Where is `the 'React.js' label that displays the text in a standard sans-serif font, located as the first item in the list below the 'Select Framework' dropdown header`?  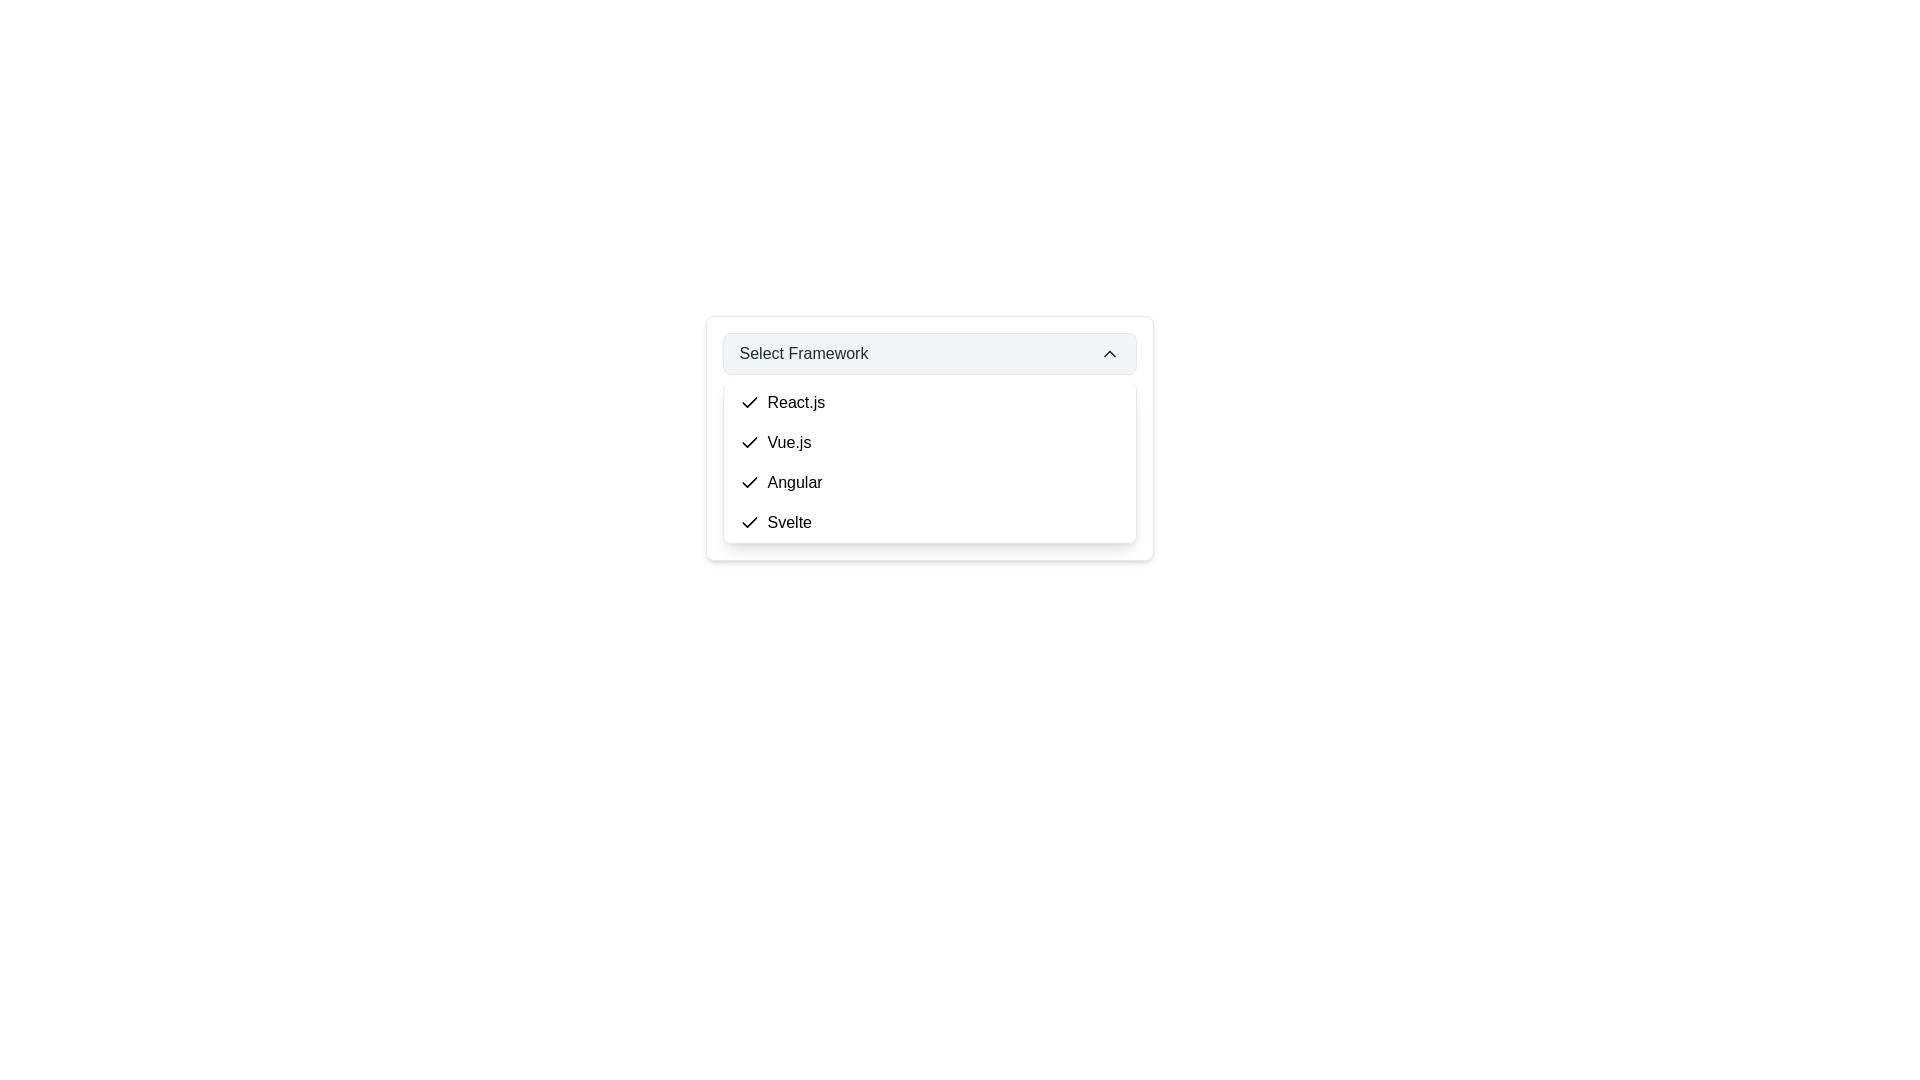
the 'React.js' label that displays the text in a standard sans-serif font, located as the first item in the list below the 'Select Framework' dropdown header is located at coordinates (795, 402).